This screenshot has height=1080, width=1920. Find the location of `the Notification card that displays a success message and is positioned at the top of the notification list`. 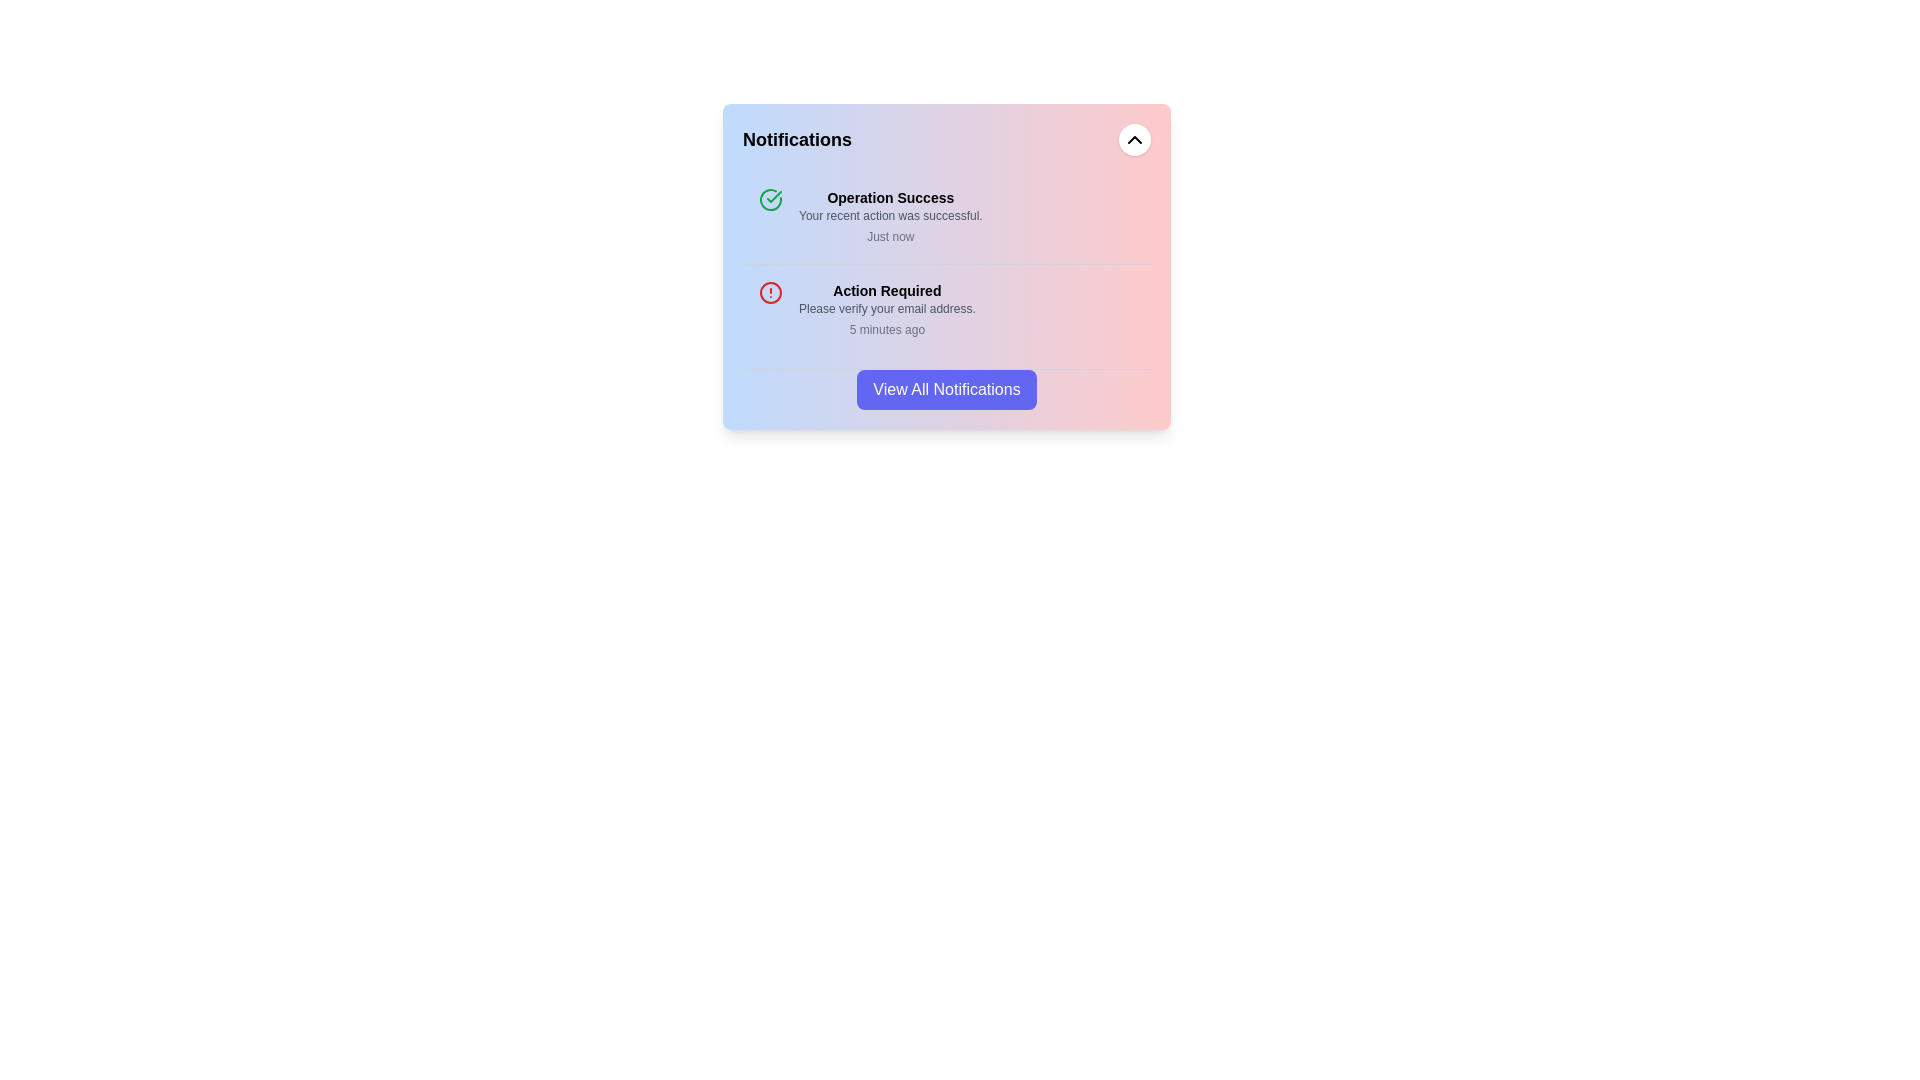

the Notification card that displays a success message and is positioned at the top of the notification list is located at coordinates (945, 218).